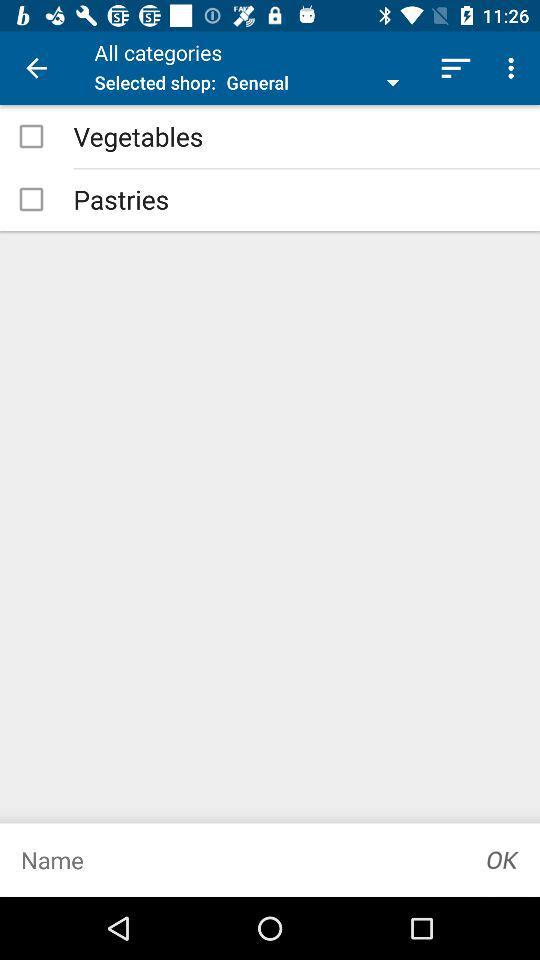 This screenshot has height=960, width=540. I want to click on confirm, so click(502, 859).